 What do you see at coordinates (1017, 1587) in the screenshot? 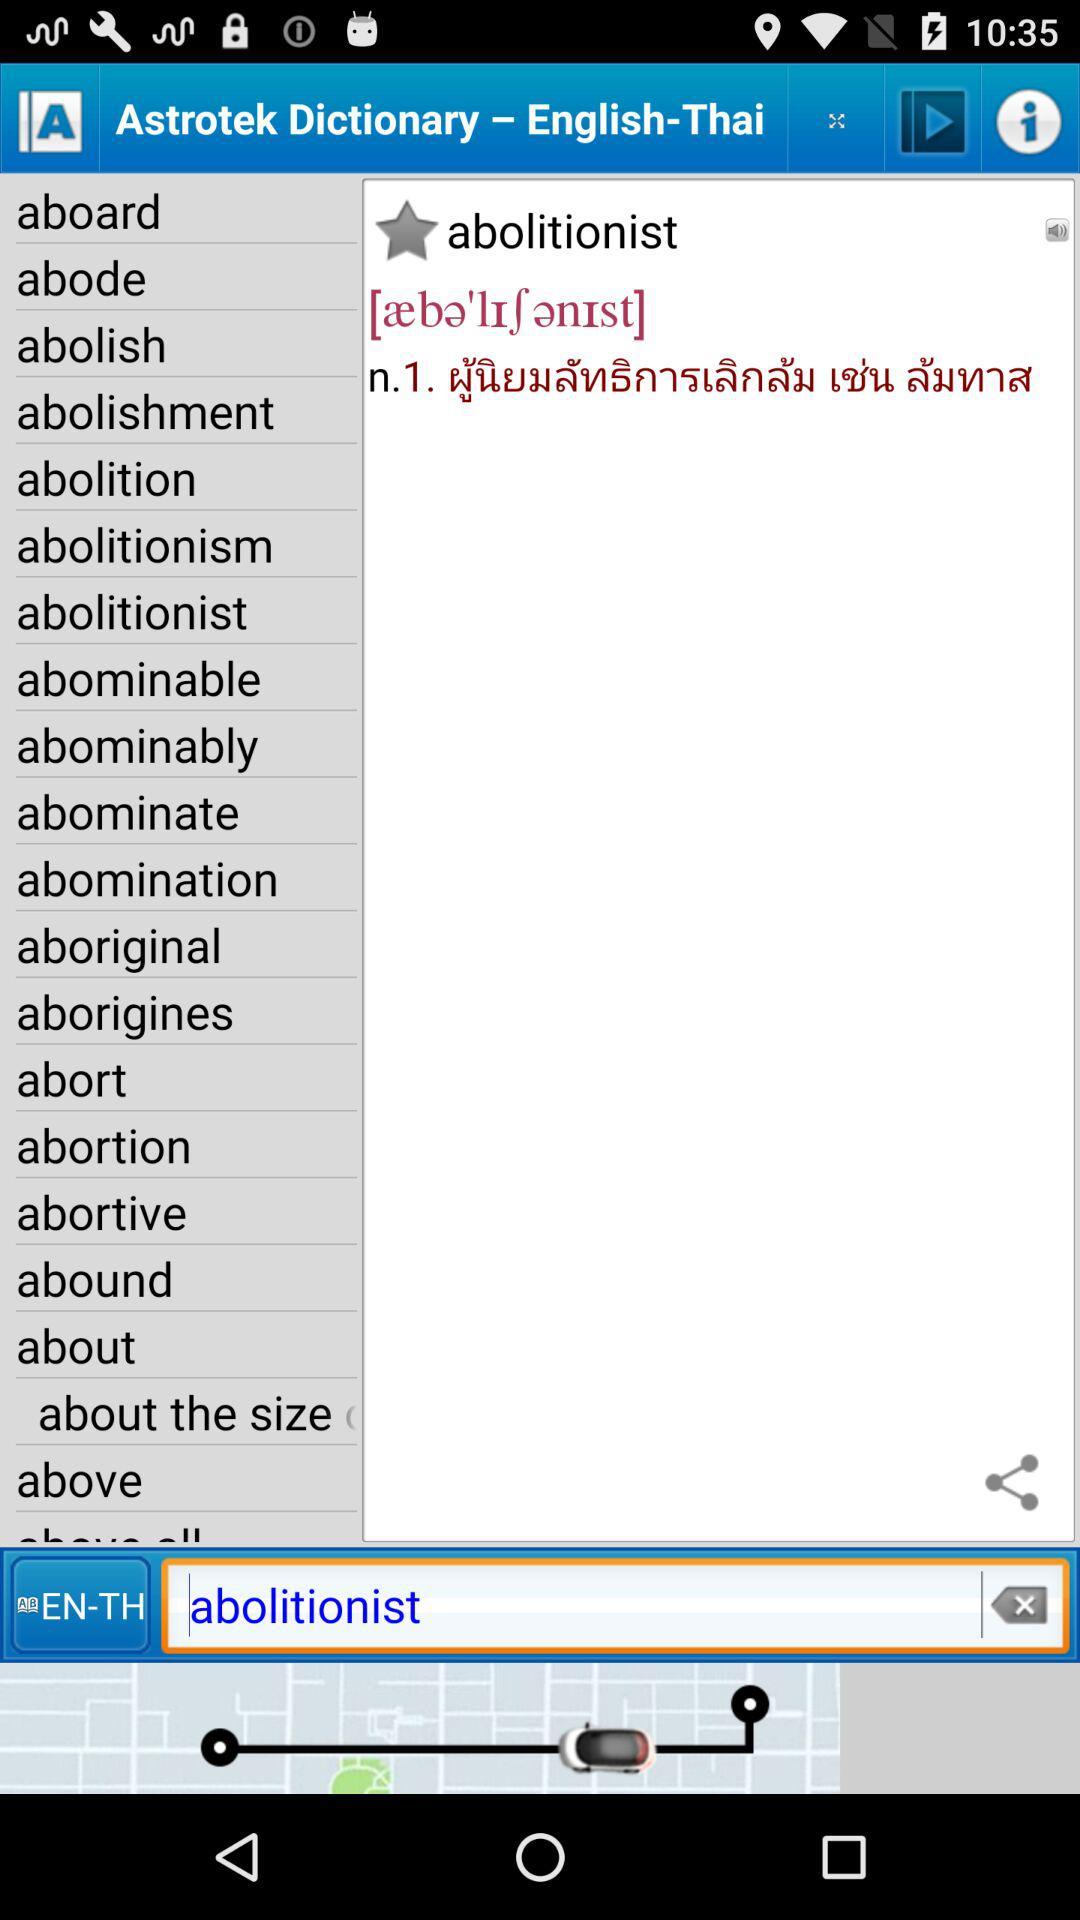
I see `the share icon` at bounding box center [1017, 1587].